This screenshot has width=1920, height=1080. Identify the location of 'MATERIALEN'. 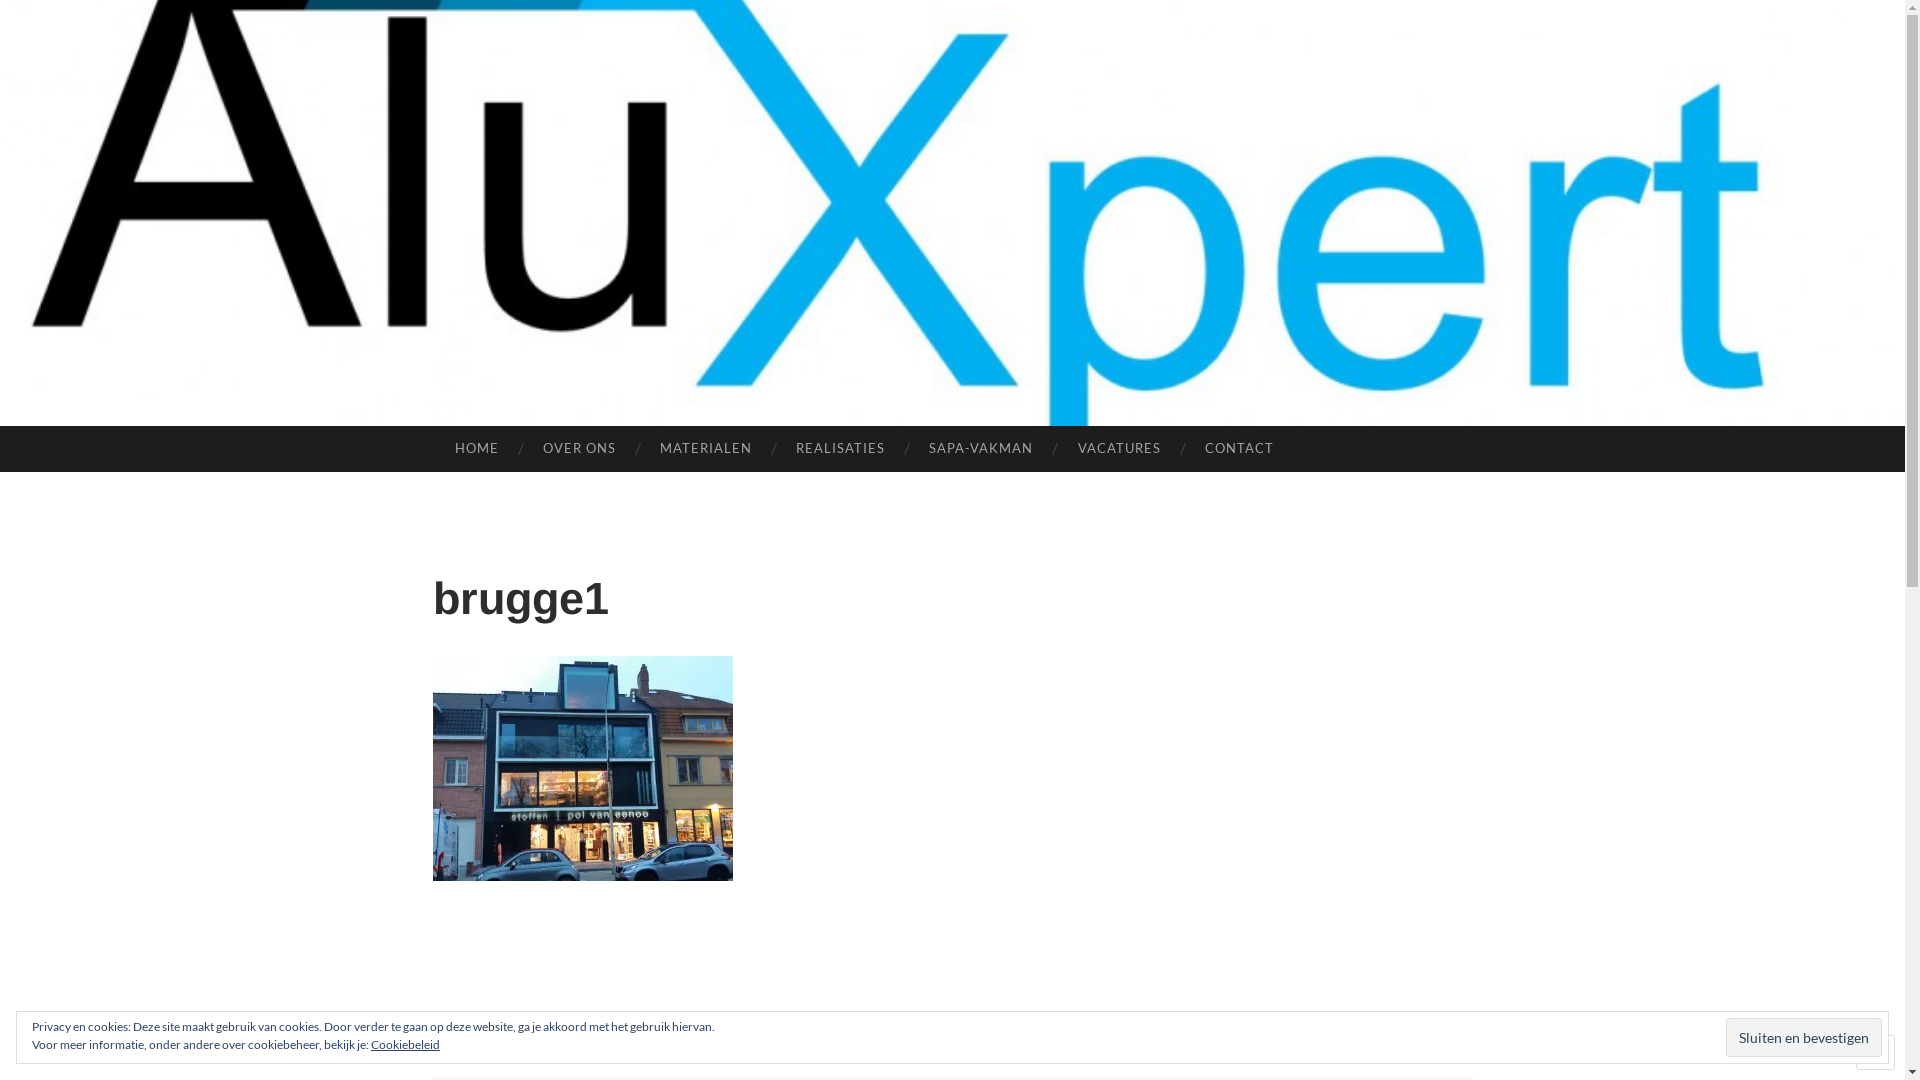
(705, 447).